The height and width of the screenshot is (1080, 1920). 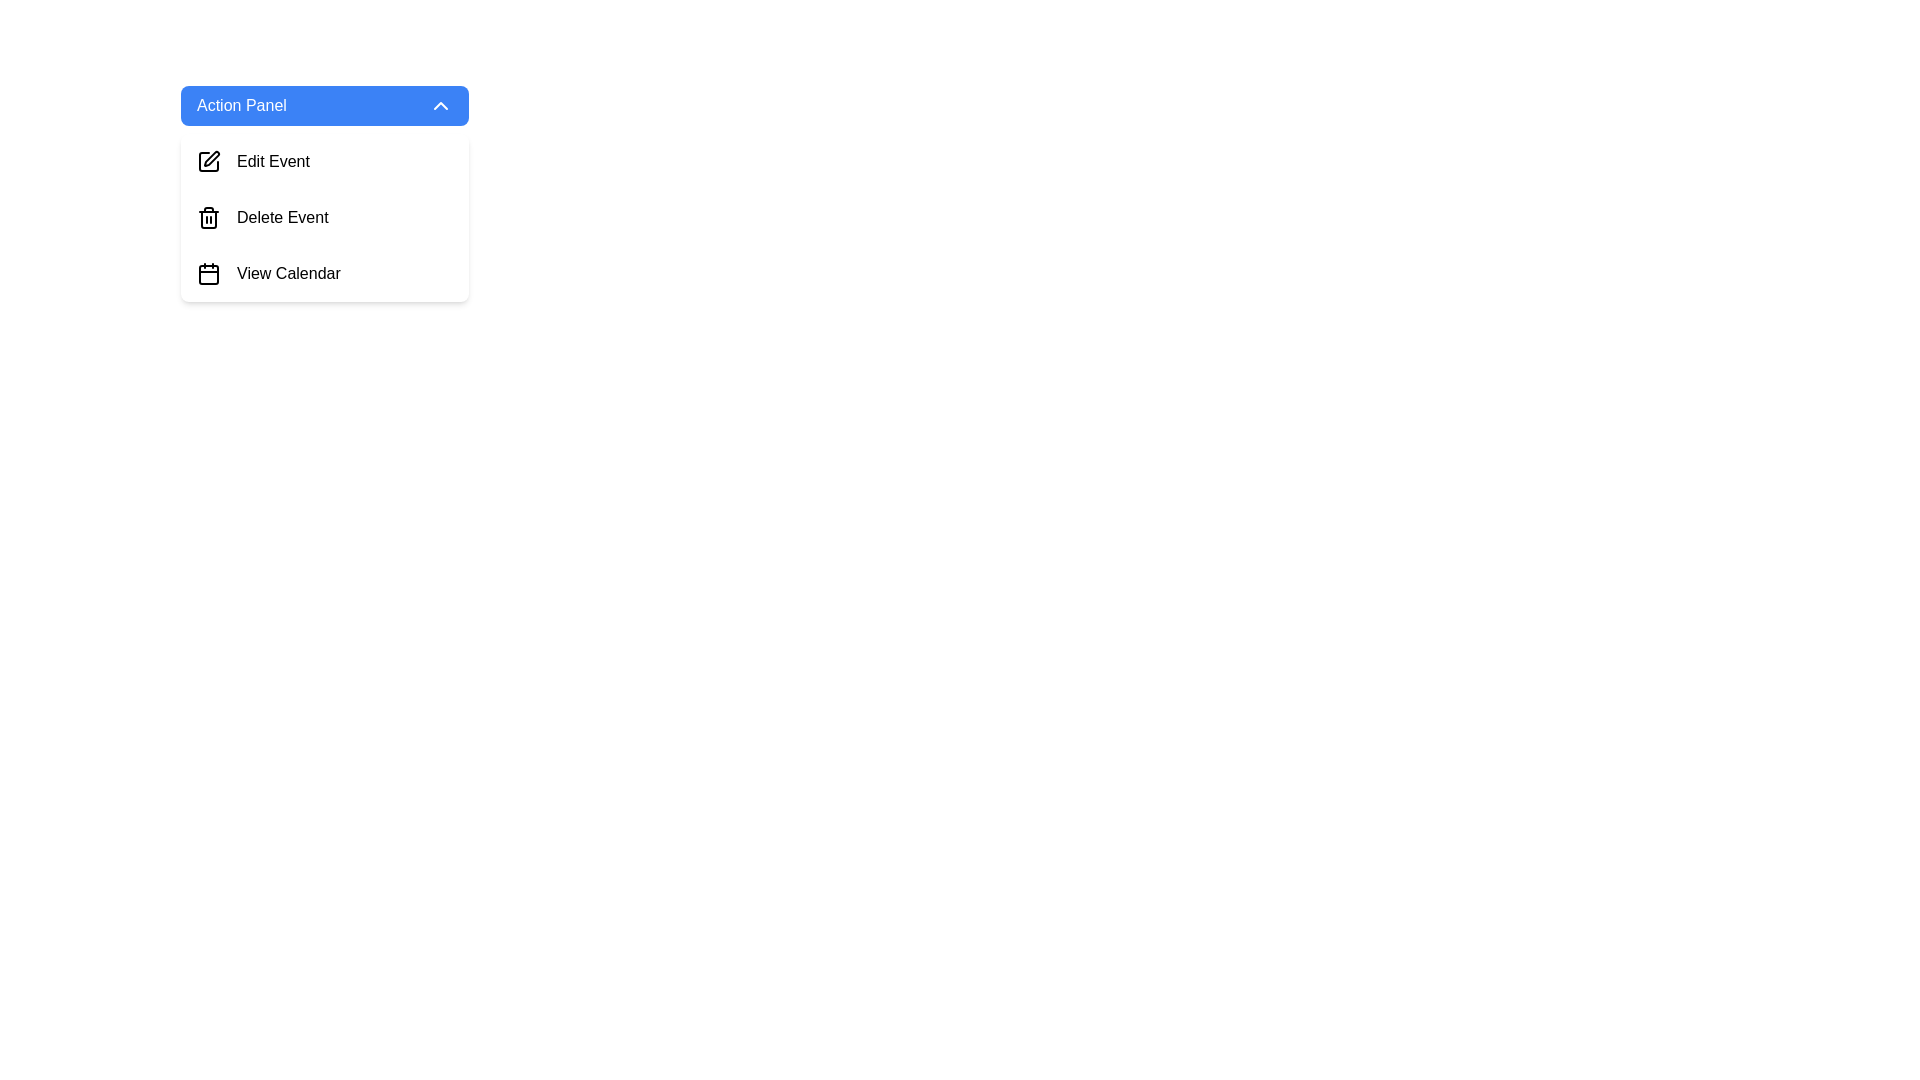 What do you see at coordinates (272, 161) in the screenshot?
I see `the 'Edit Event' text label located in the 'Action Panel' dropdown menu, which appears as the first option and is identifiable by the icon of a square with a pen` at bounding box center [272, 161].